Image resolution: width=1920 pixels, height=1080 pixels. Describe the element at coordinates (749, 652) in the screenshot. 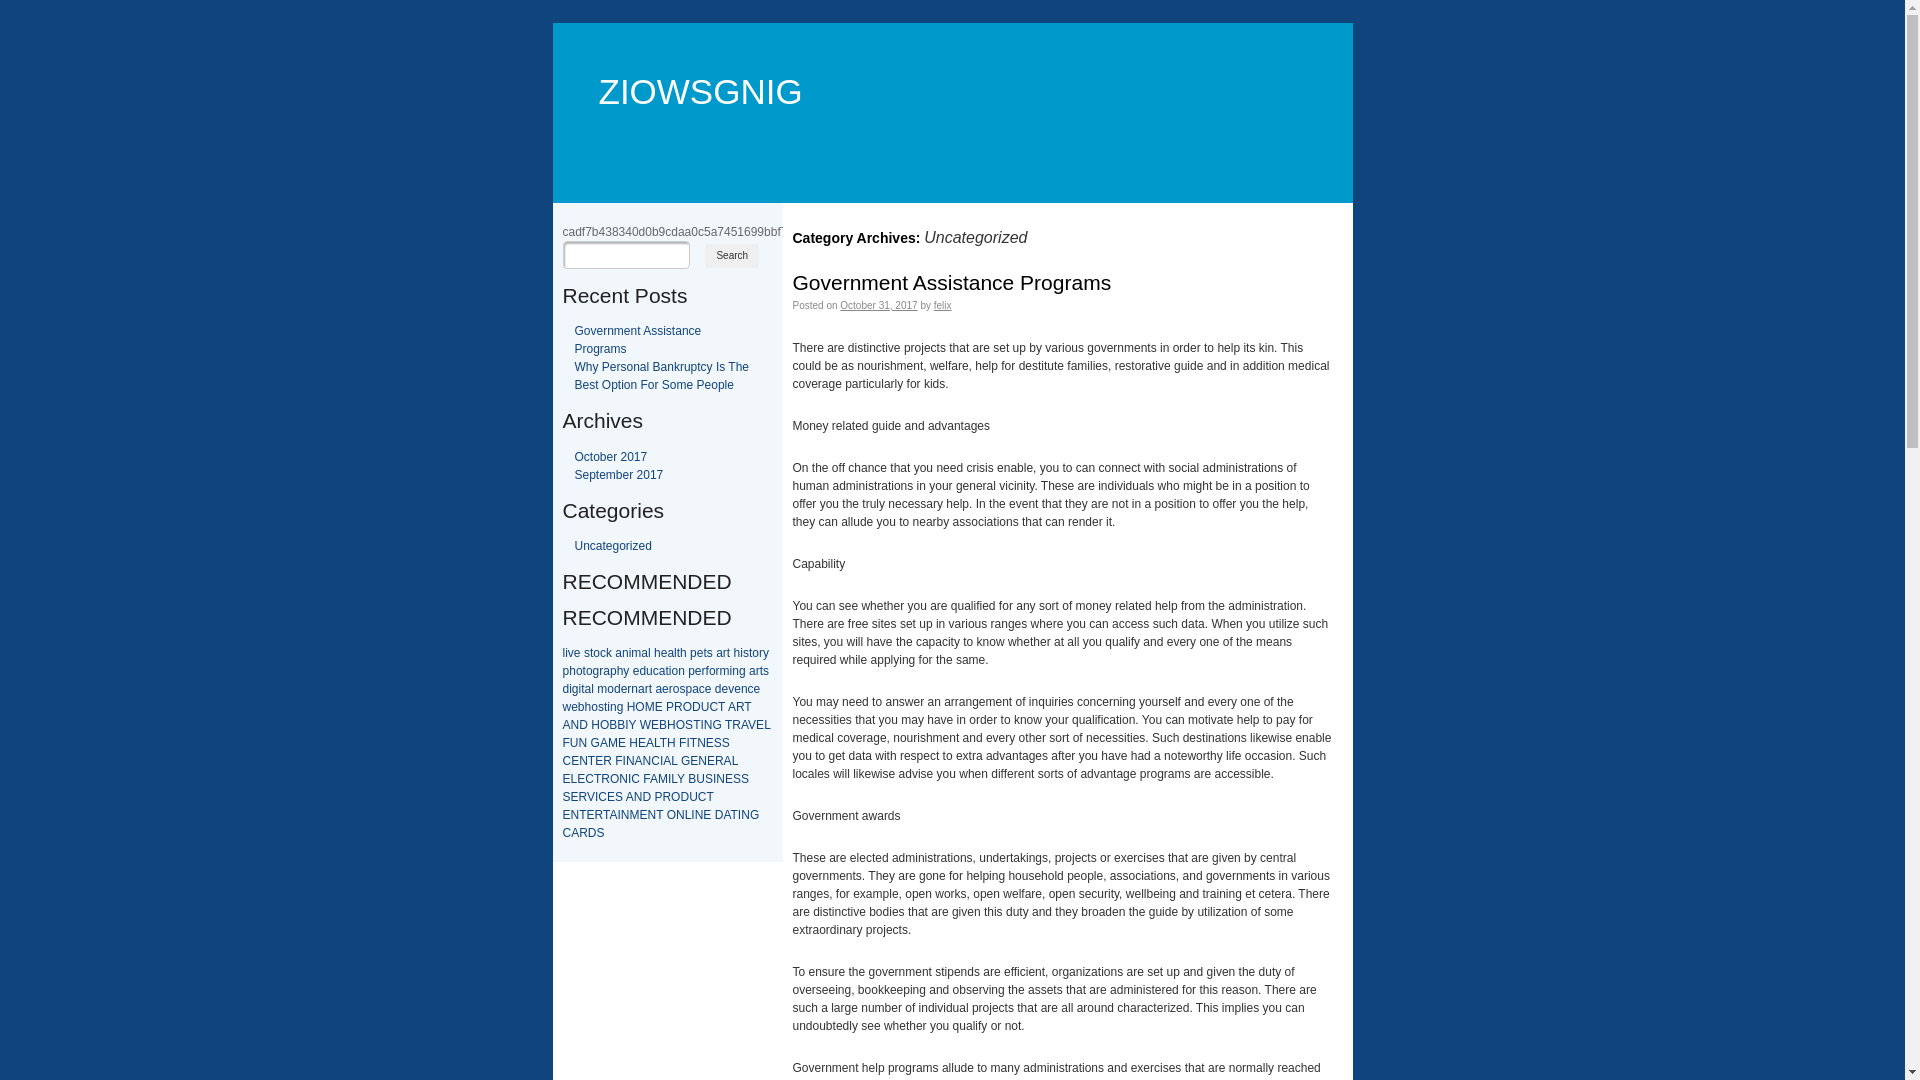

I see `'t'` at that location.